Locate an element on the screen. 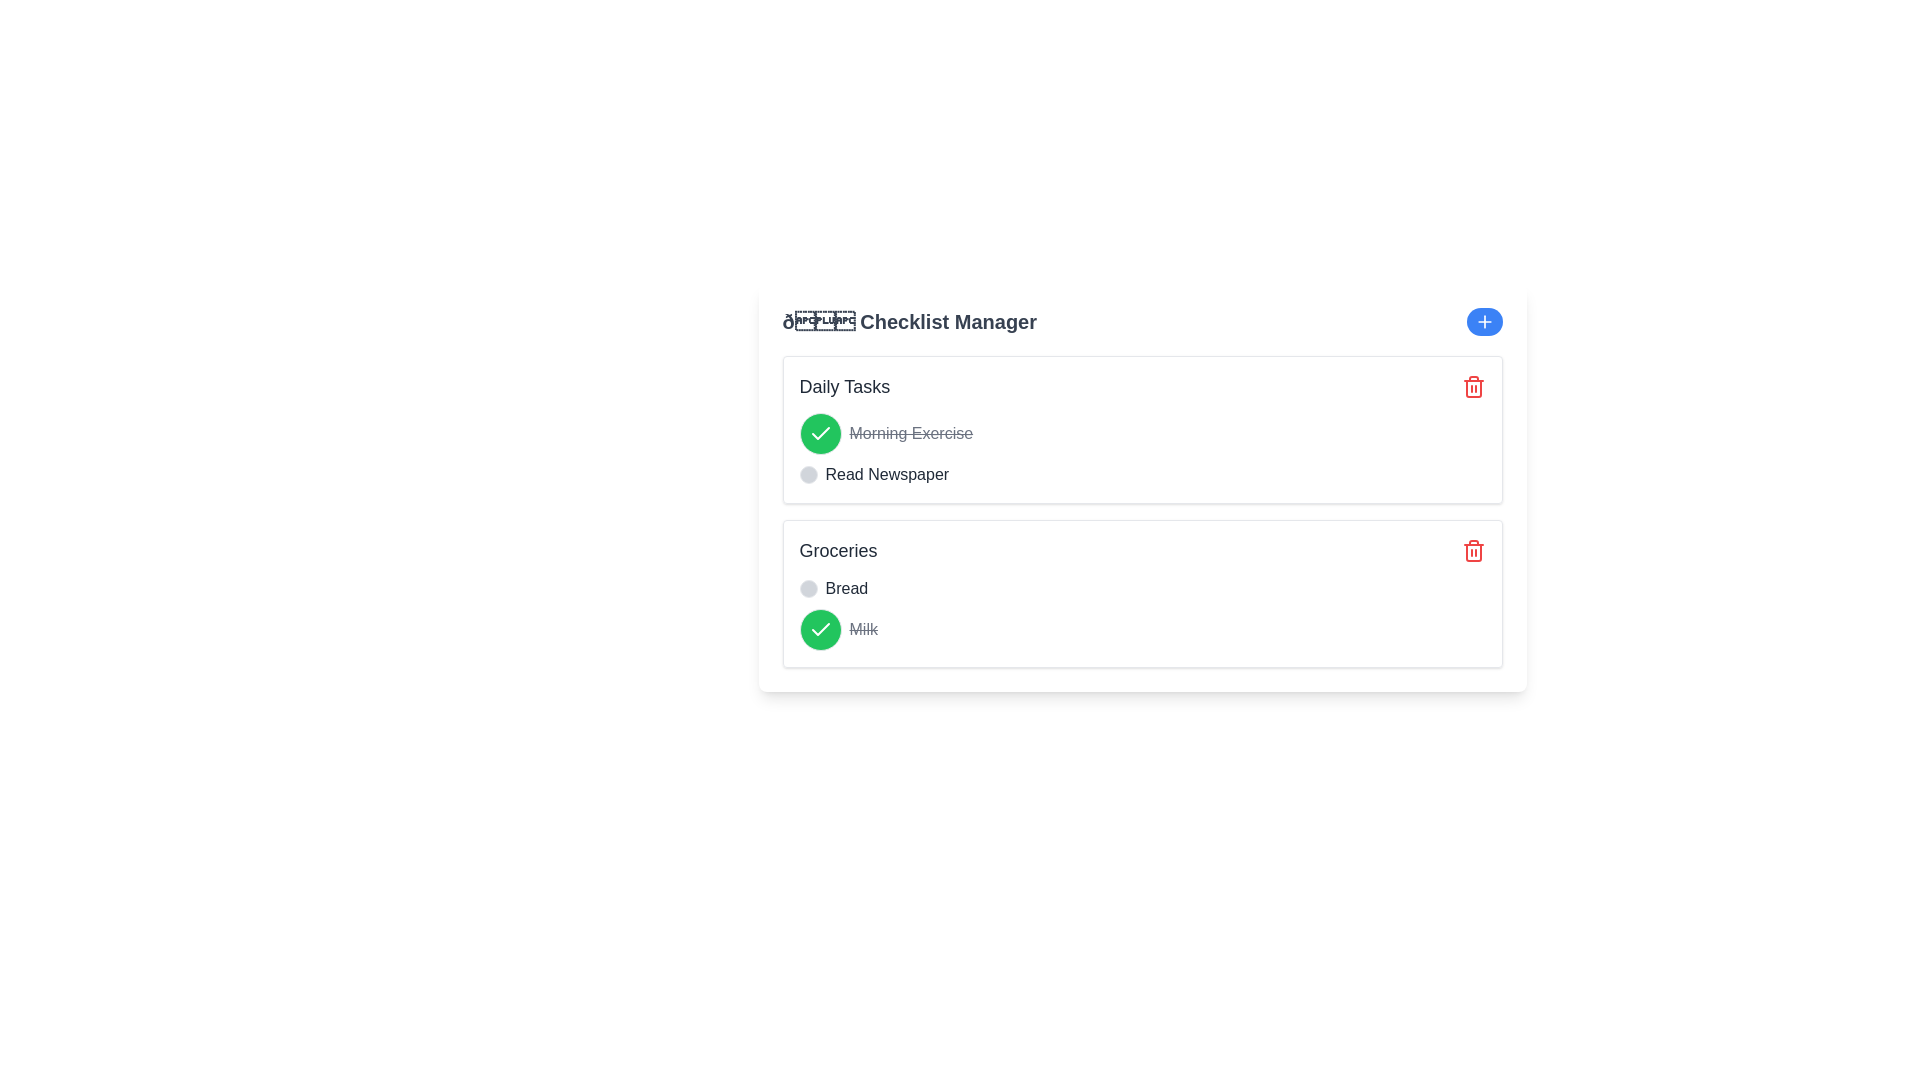  the text label displaying 'Read Newspaper' in dark gray, located underneath the 'Daily Tasks' title and adjacent to a circular icon is located at coordinates (886, 474).